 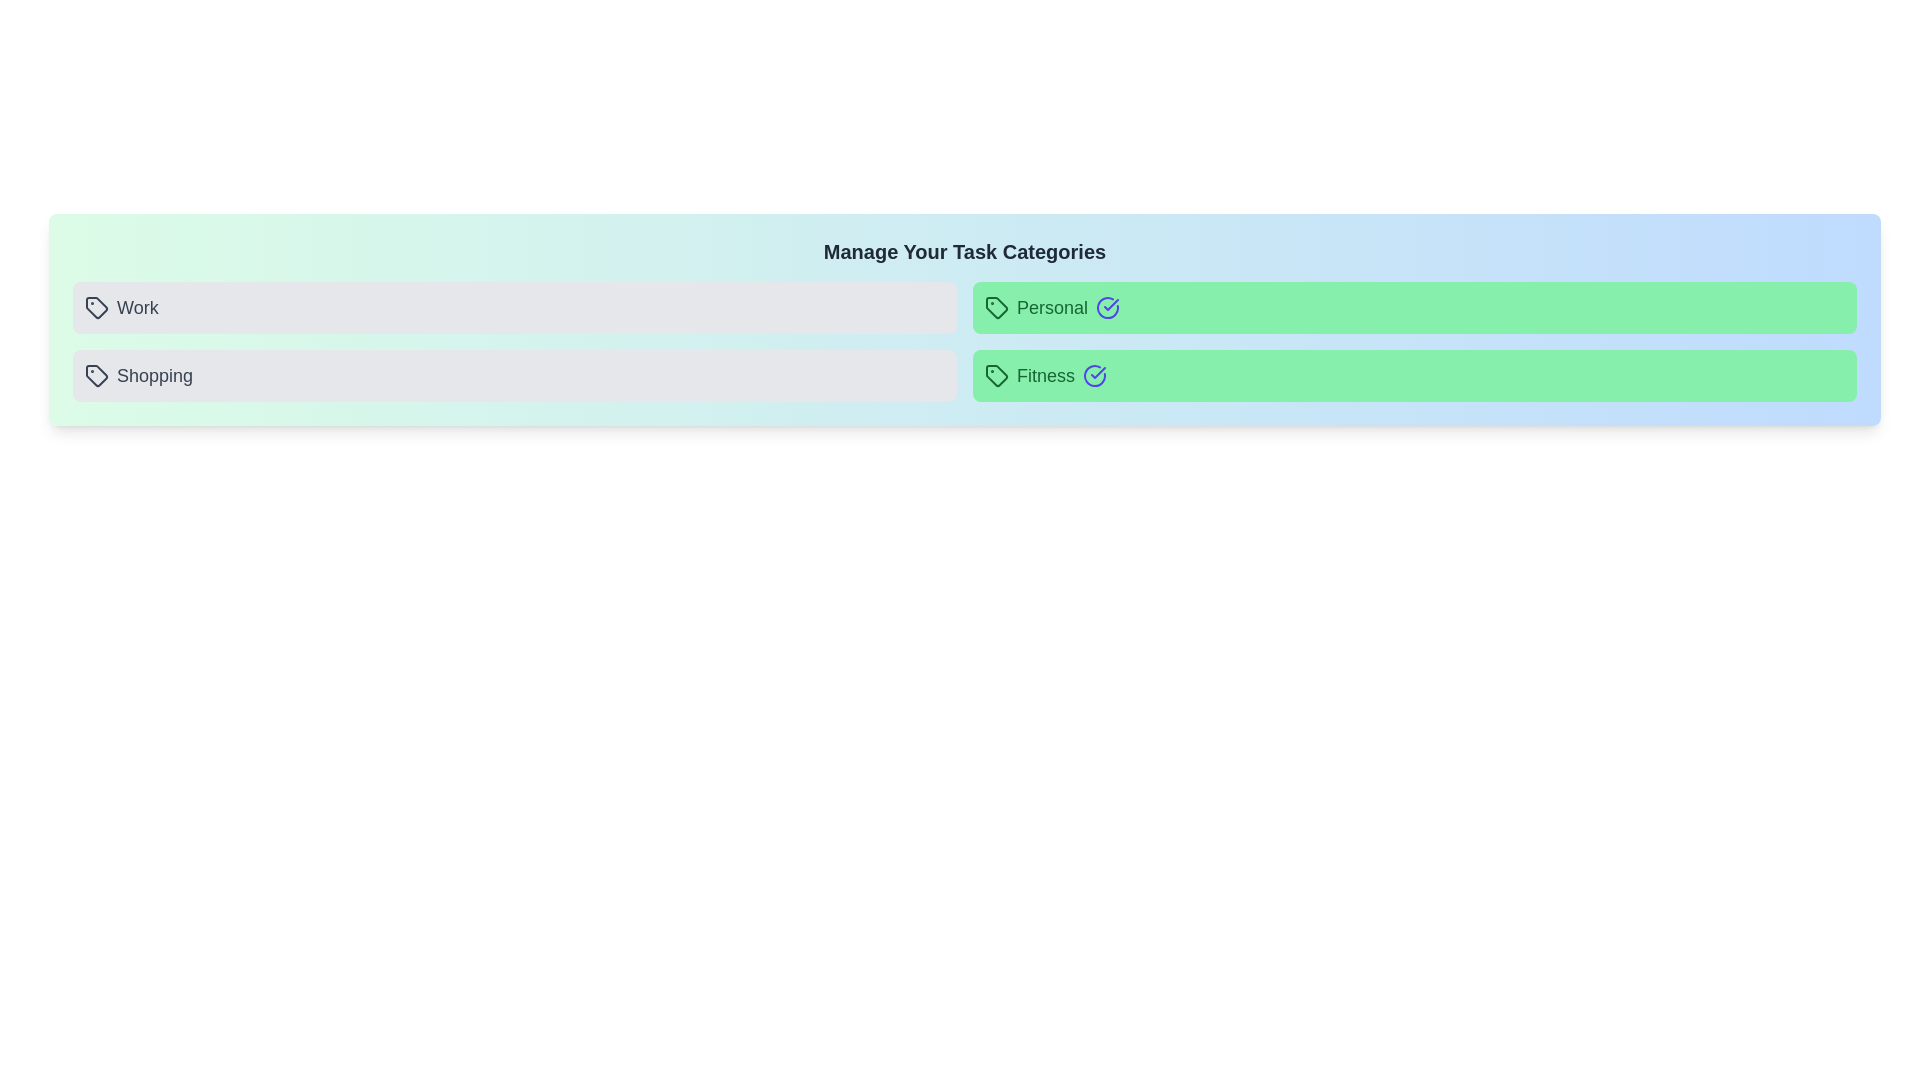 I want to click on the button representing the category Work, so click(x=514, y=308).